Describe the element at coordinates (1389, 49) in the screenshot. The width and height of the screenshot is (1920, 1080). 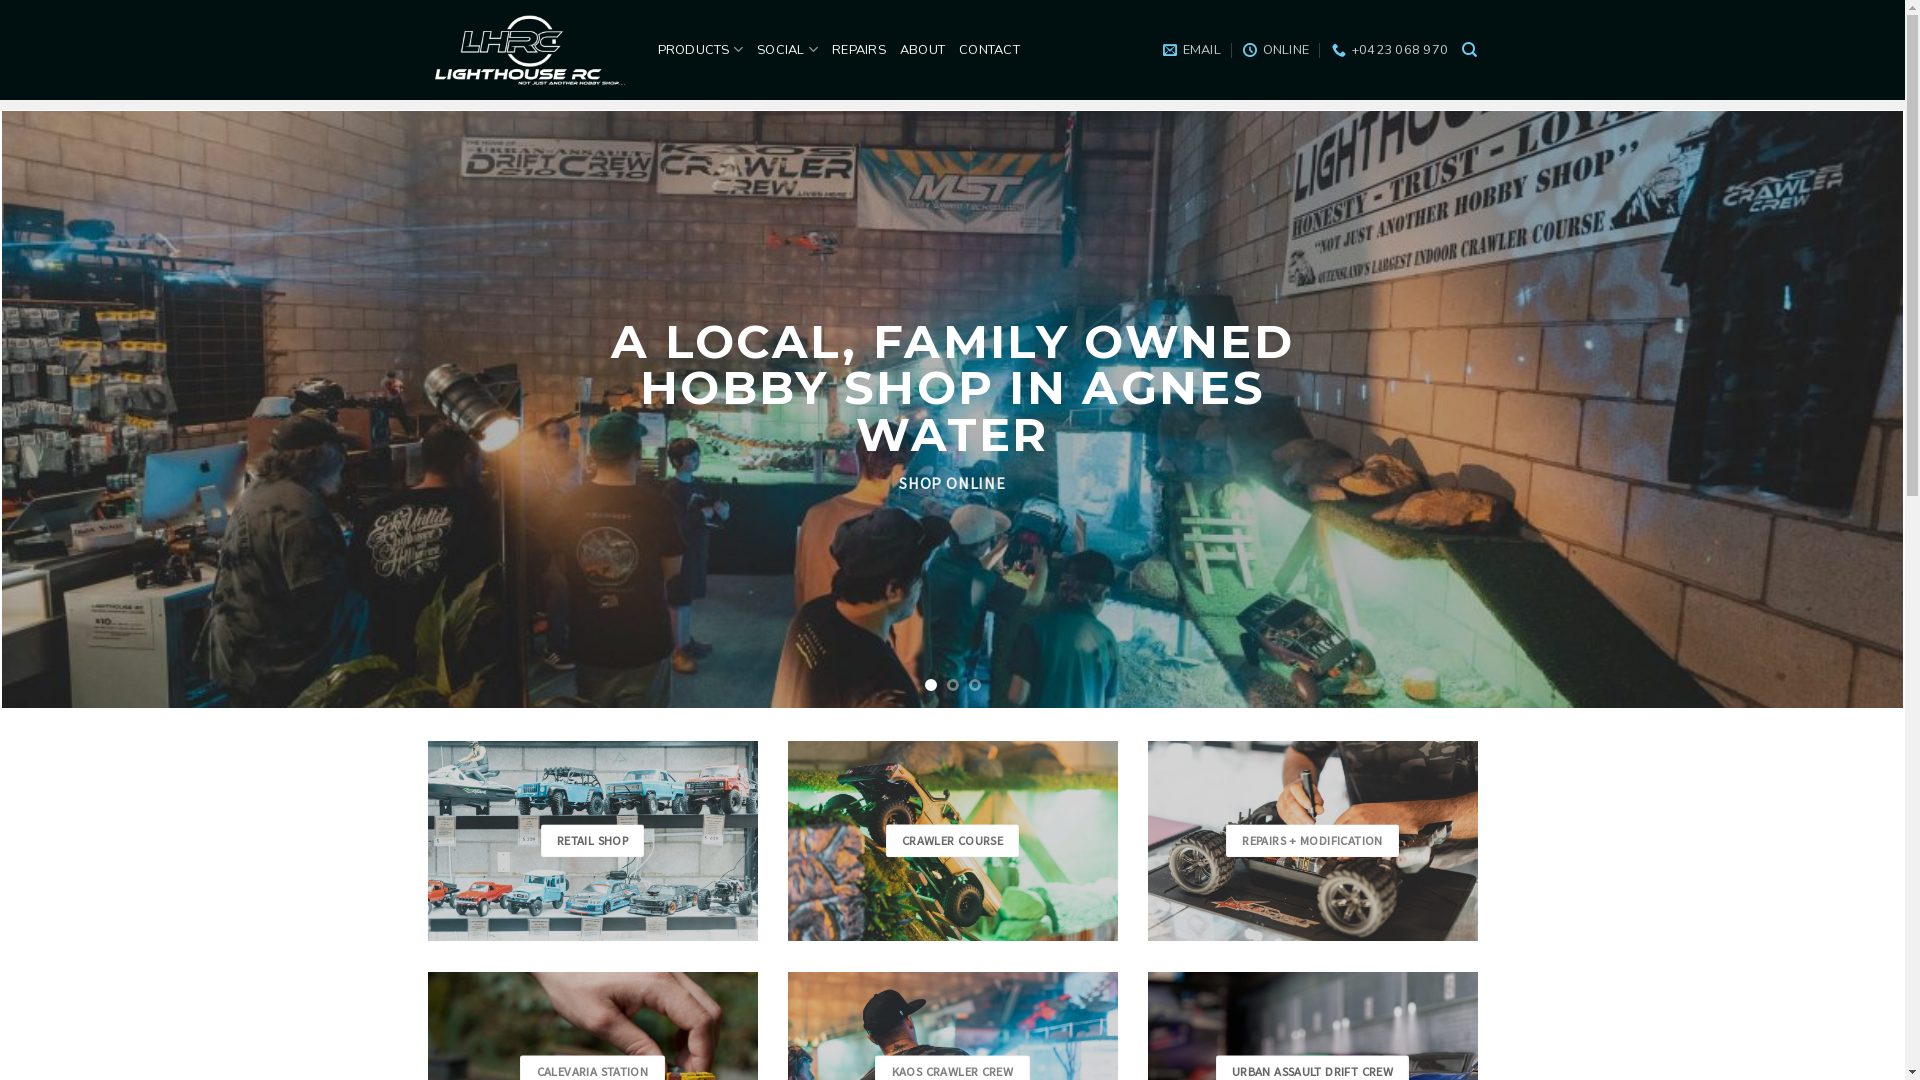
I see `'+0423 068 970'` at that location.